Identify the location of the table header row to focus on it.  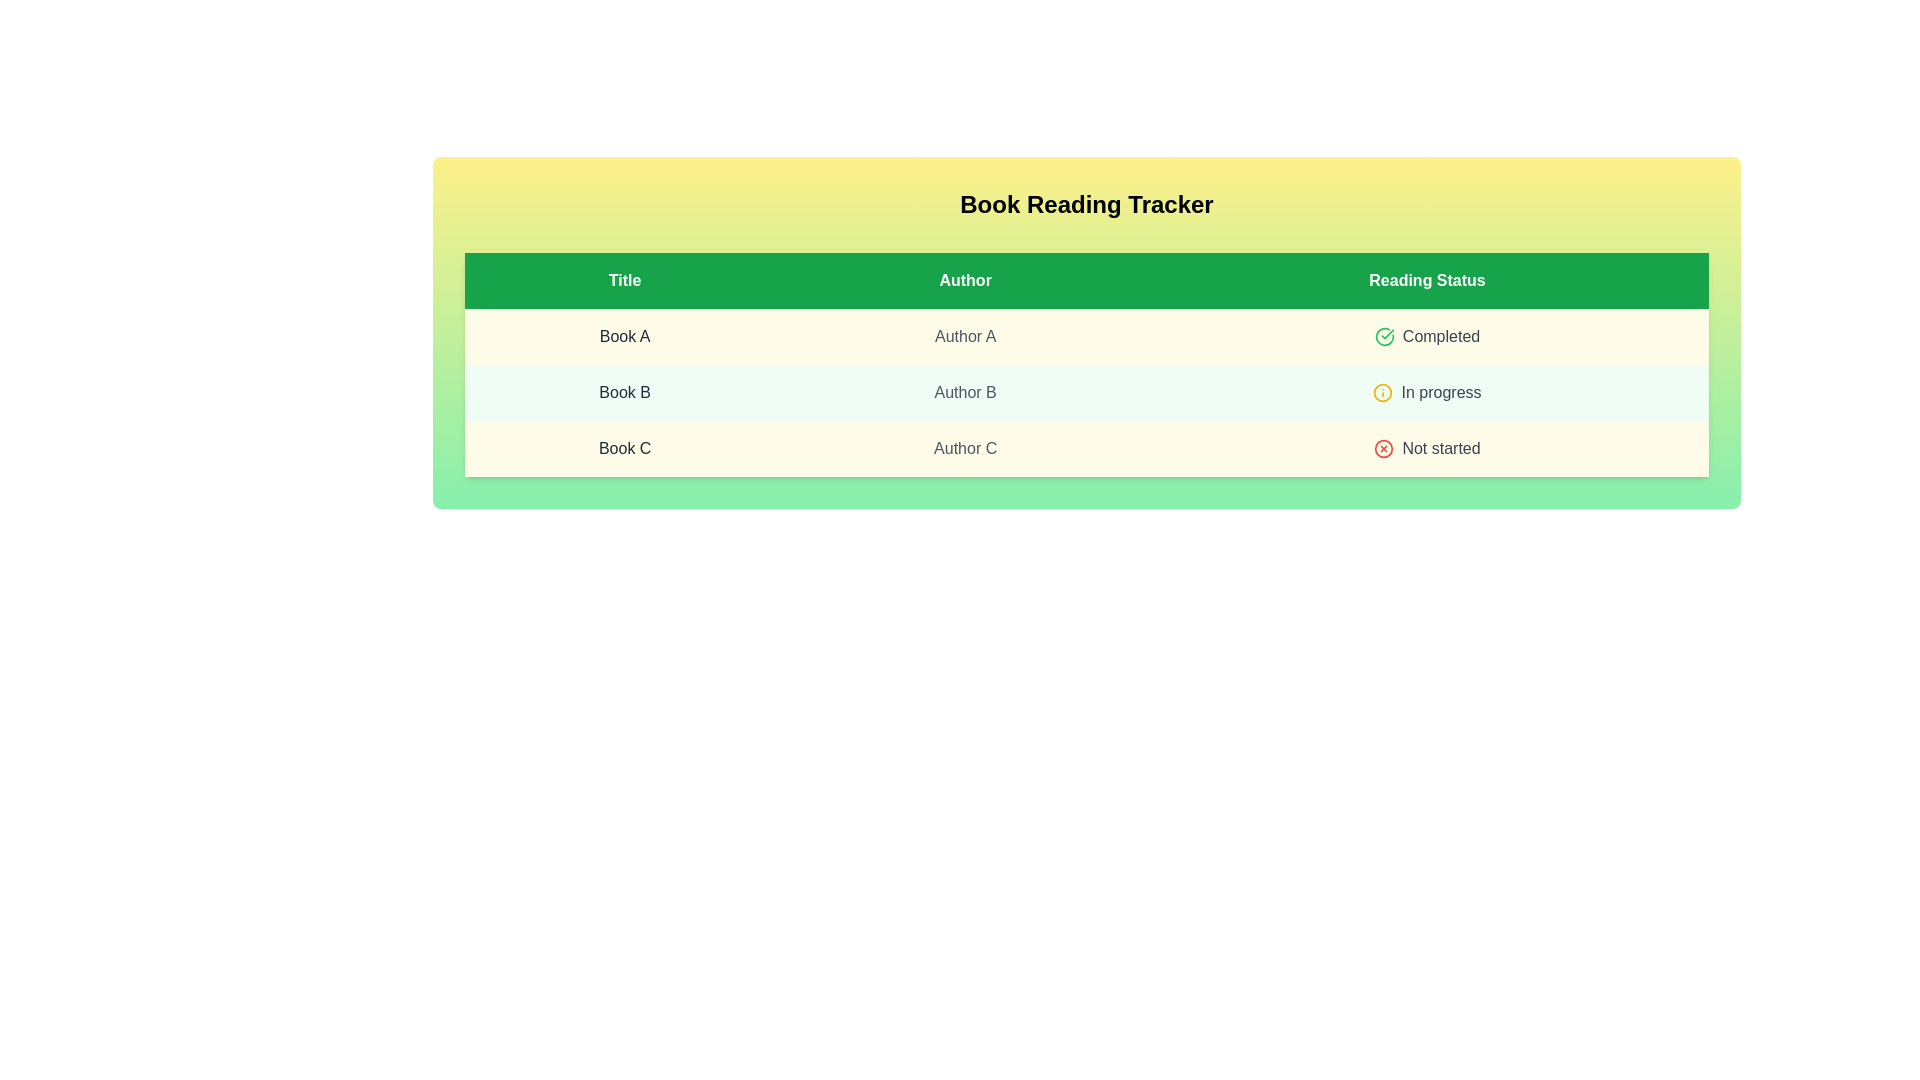
(1085, 281).